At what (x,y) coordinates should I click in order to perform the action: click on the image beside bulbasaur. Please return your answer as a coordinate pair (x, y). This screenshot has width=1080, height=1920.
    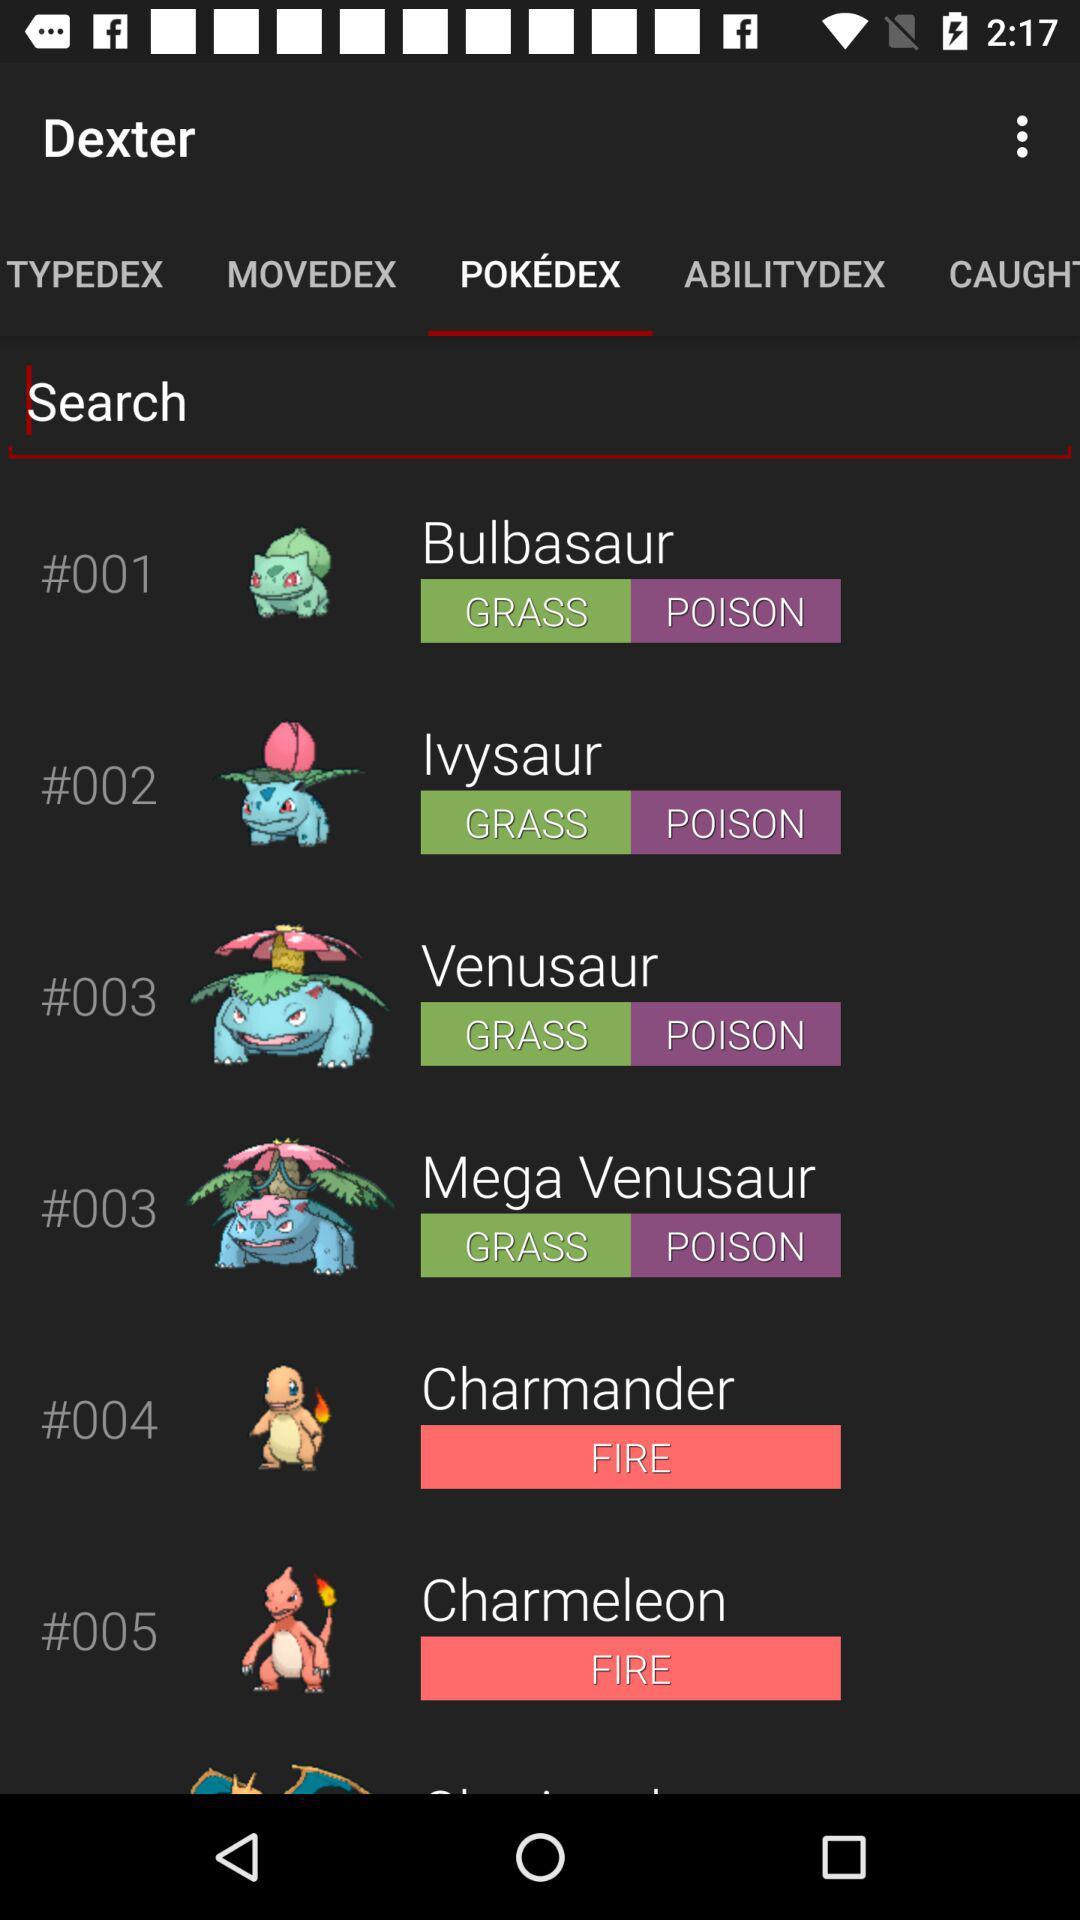
    Looking at the image, I should click on (289, 570).